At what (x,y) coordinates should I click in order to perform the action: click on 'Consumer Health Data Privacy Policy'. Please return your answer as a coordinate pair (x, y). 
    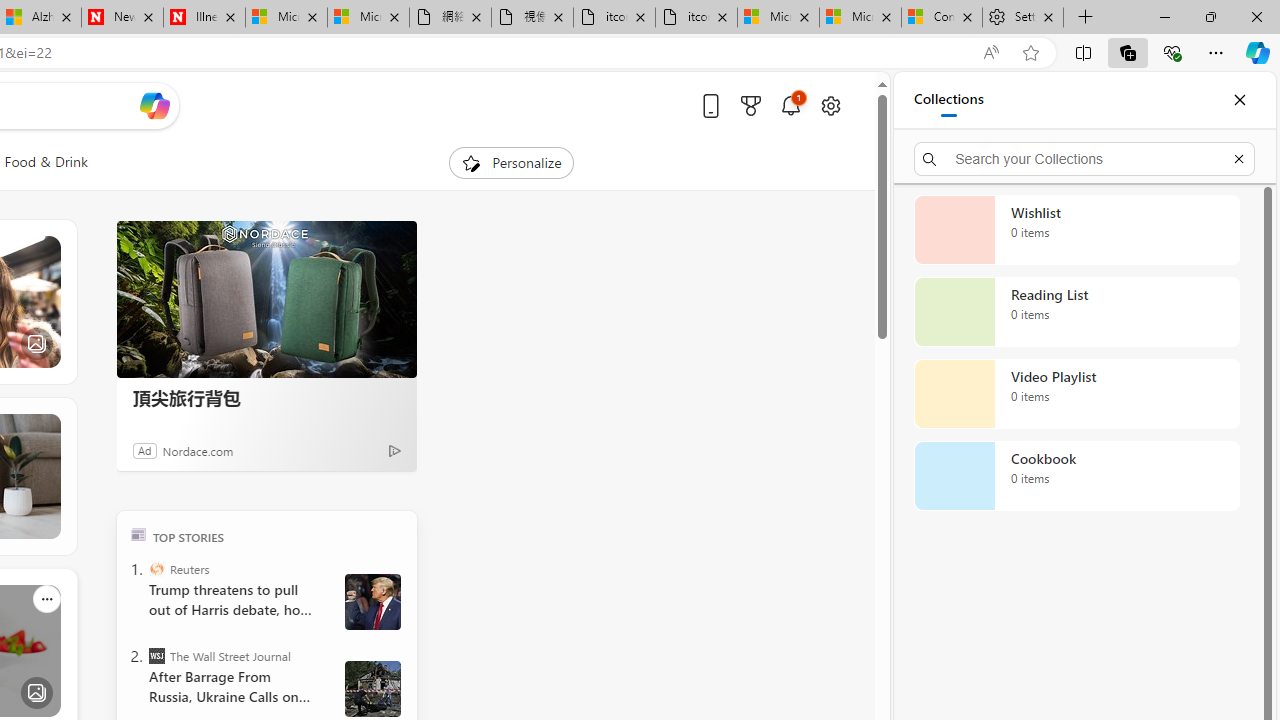
    Looking at the image, I should click on (941, 17).